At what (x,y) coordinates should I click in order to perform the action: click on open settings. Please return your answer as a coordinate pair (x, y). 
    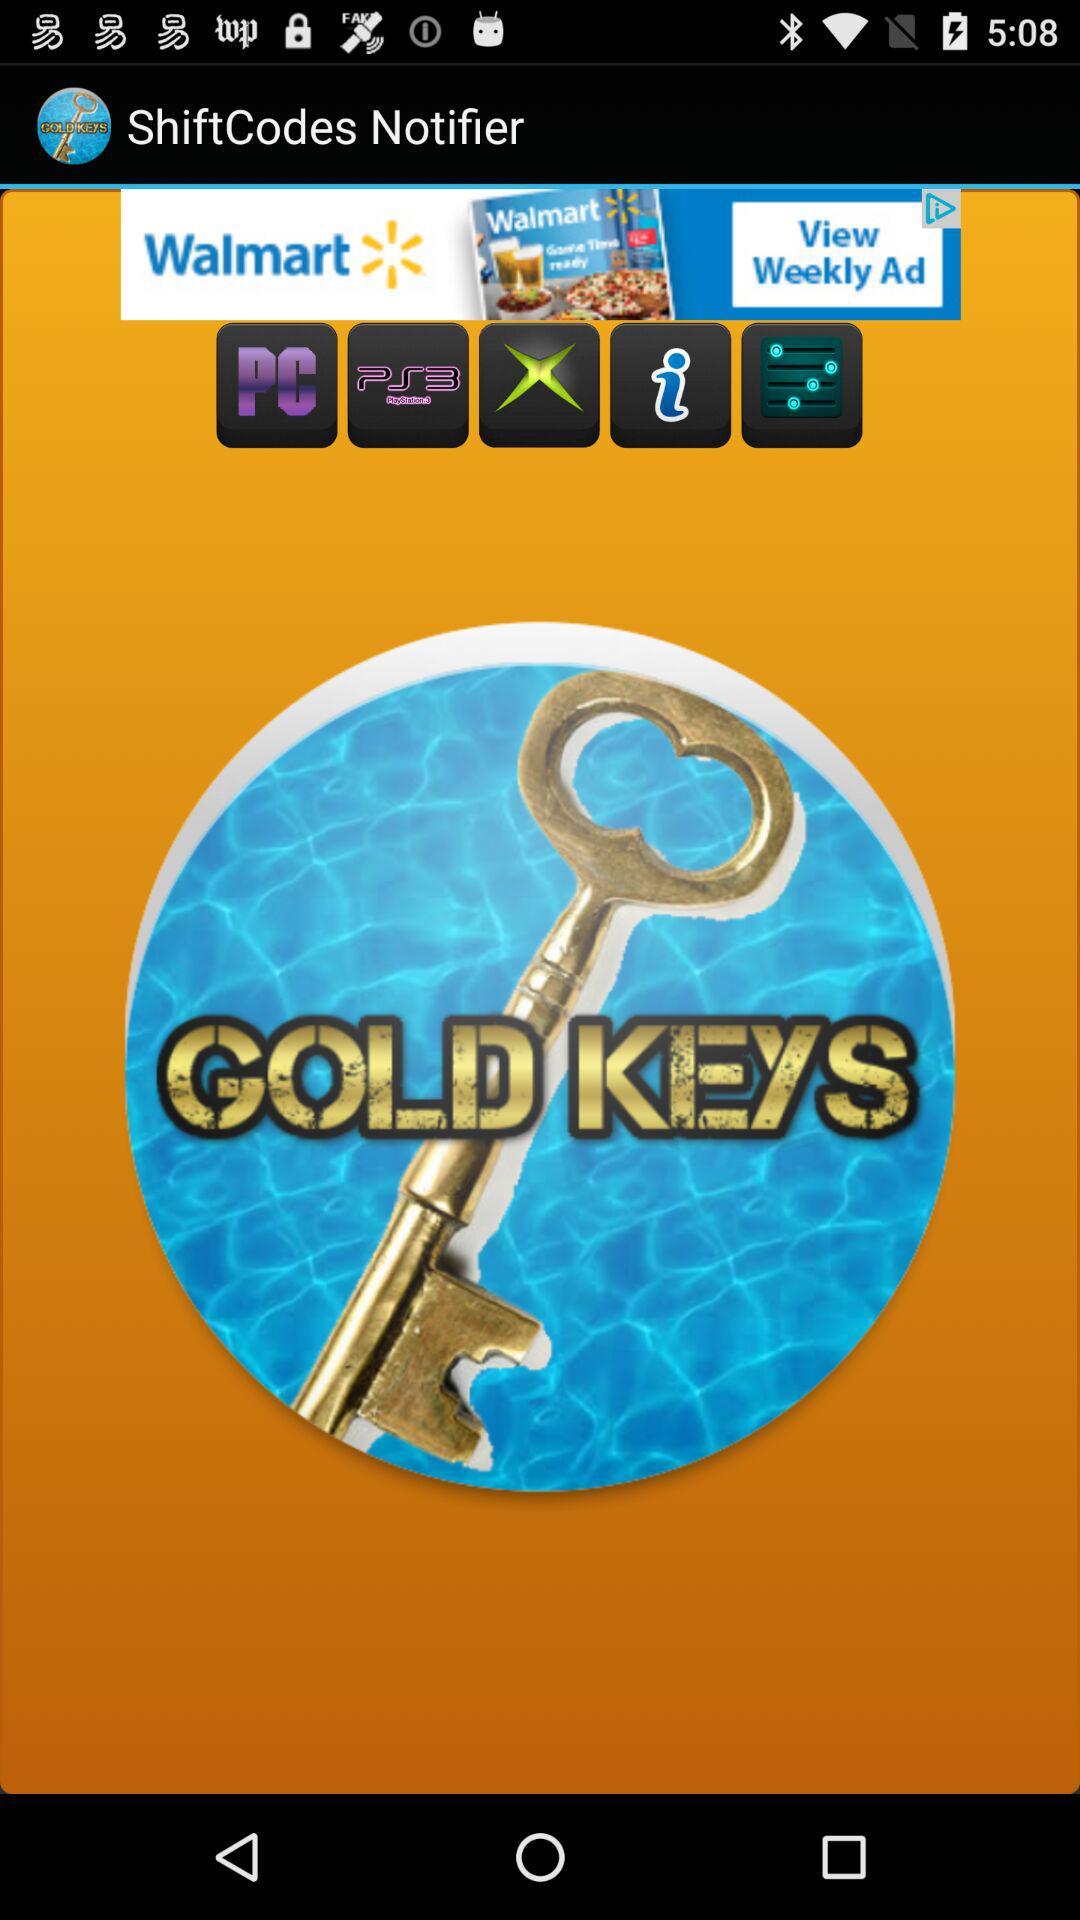
    Looking at the image, I should click on (801, 385).